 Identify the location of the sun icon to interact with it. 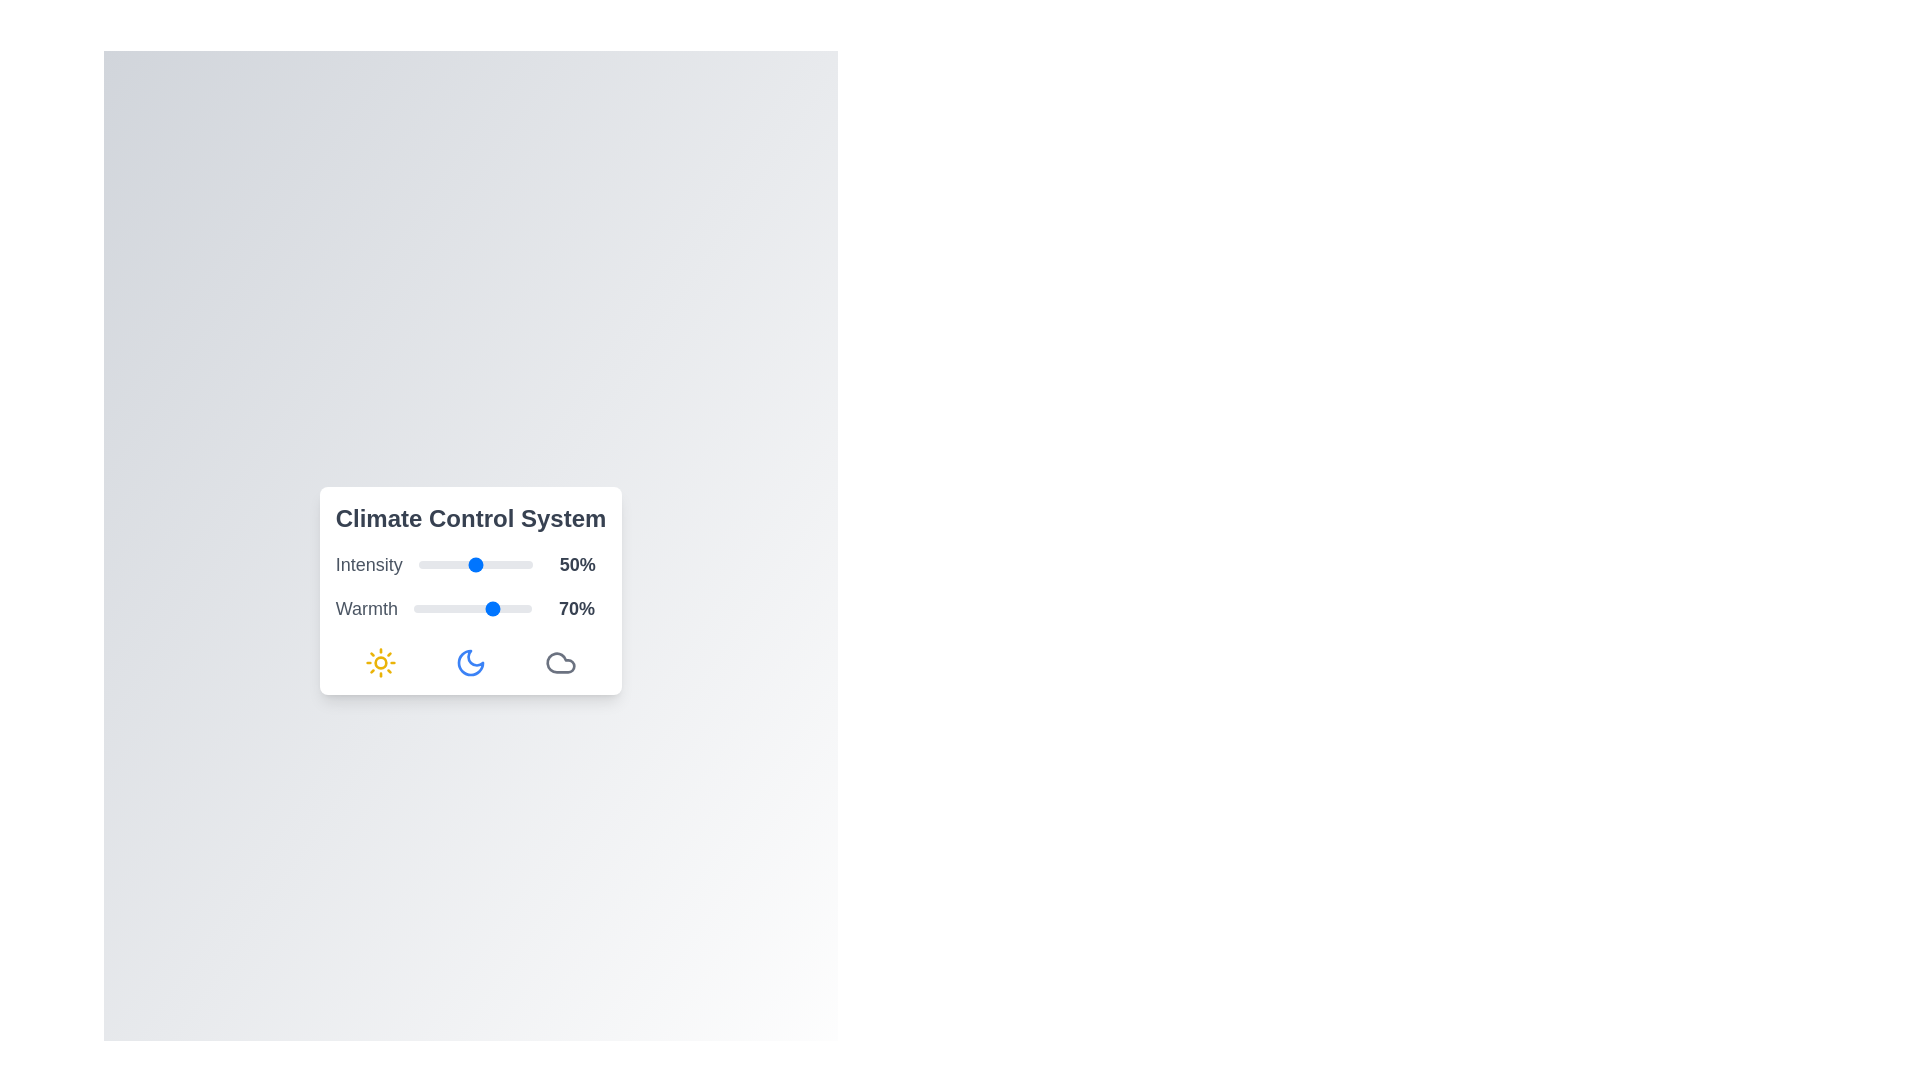
(380, 663).